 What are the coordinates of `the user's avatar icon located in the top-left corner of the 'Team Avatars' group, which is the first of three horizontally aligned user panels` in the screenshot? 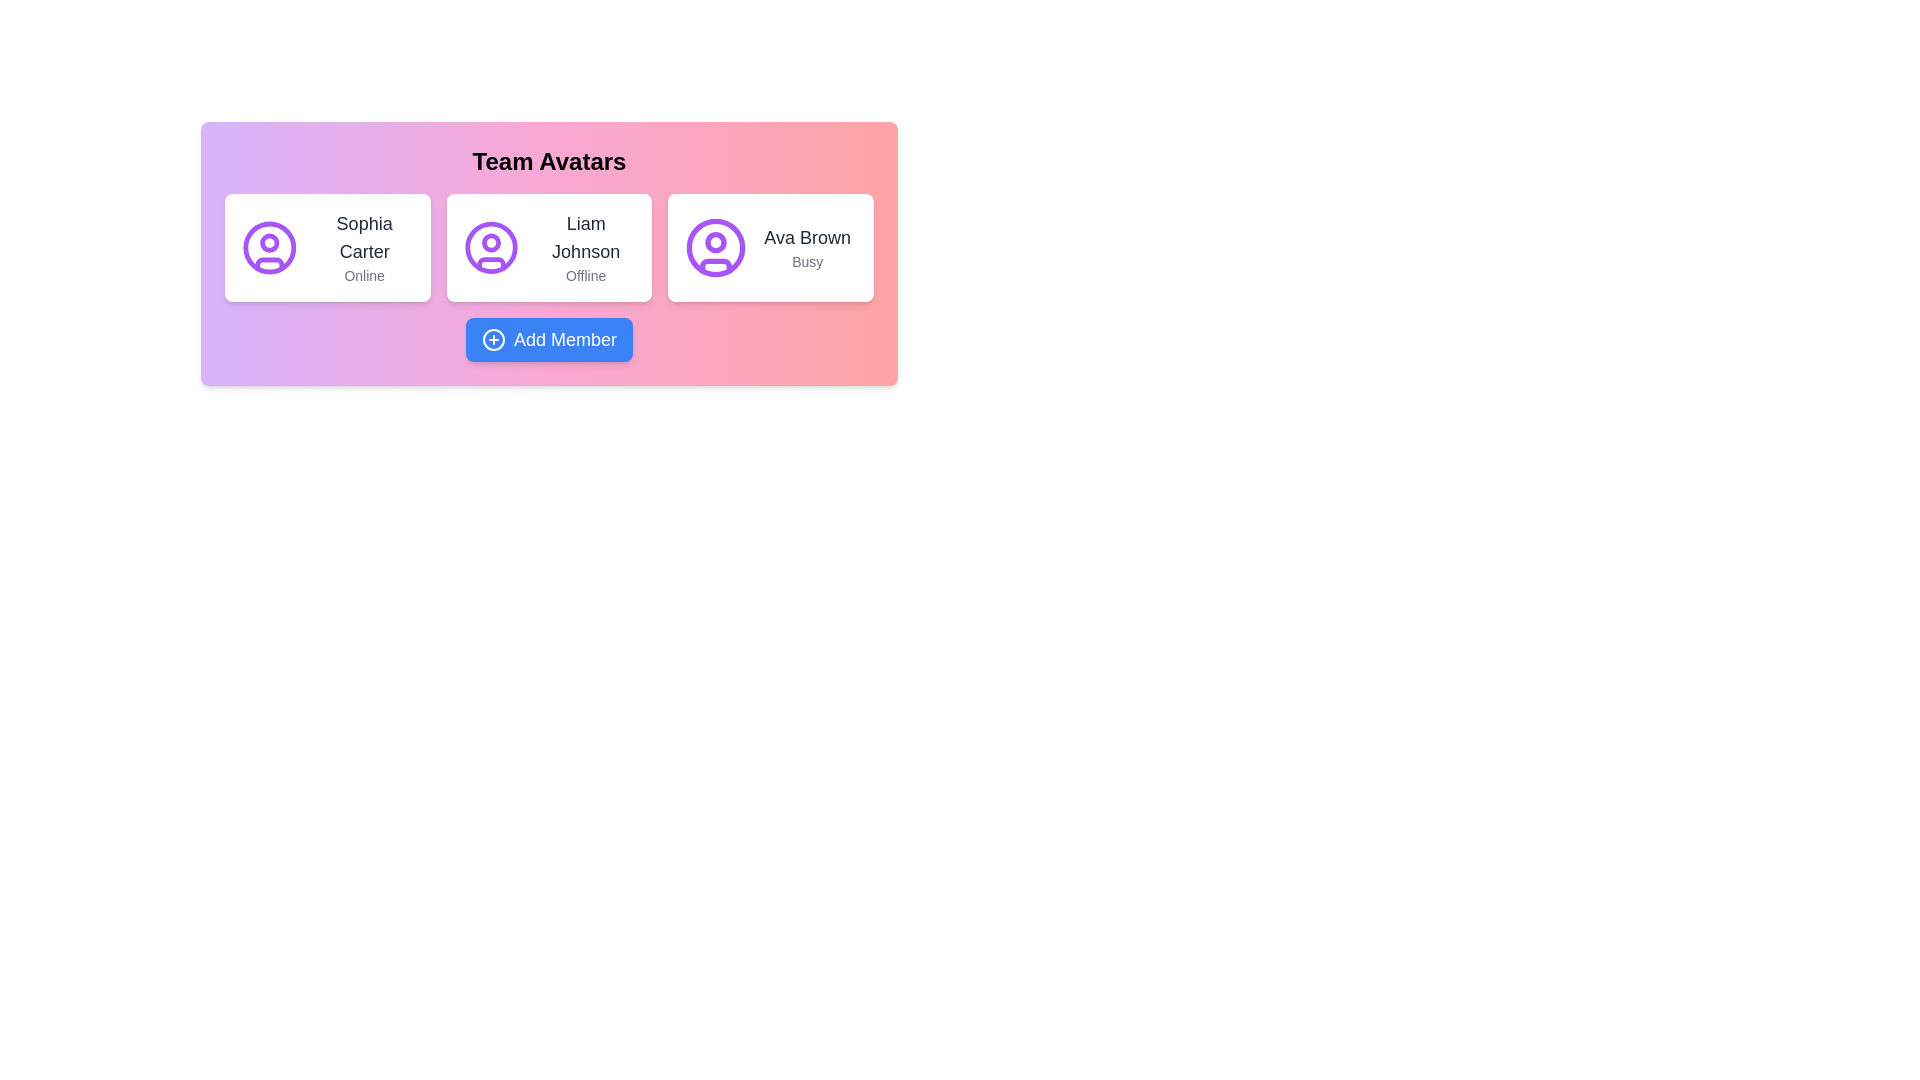 It's located at (268, 246).